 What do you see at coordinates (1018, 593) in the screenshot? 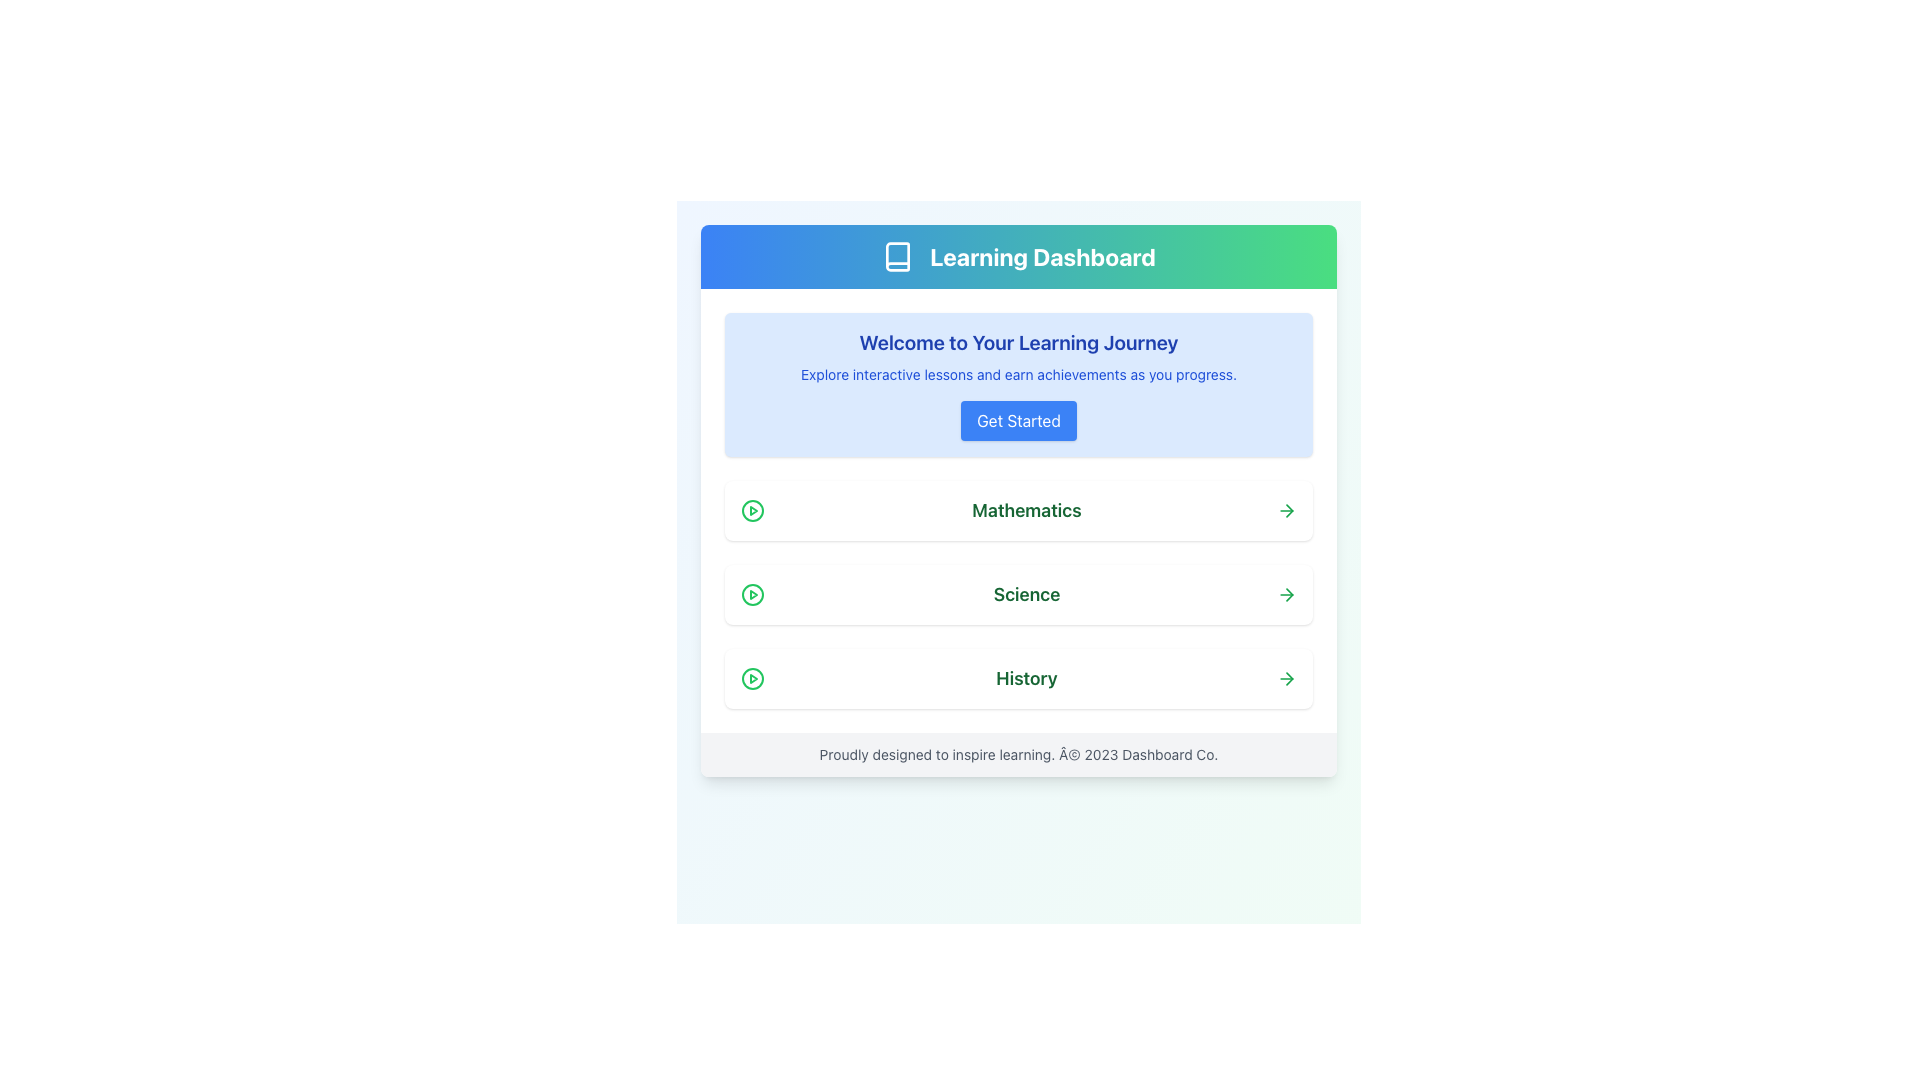
I see `the 'Science' button, which is a rectangular segment with rounded corners, featuring a green play icon on the left, bold green text in the center, and a green rightward arrow icon on the right, located in the middle of a vertical list on the learning dashboard interface` at bounding box center [1018, 593].